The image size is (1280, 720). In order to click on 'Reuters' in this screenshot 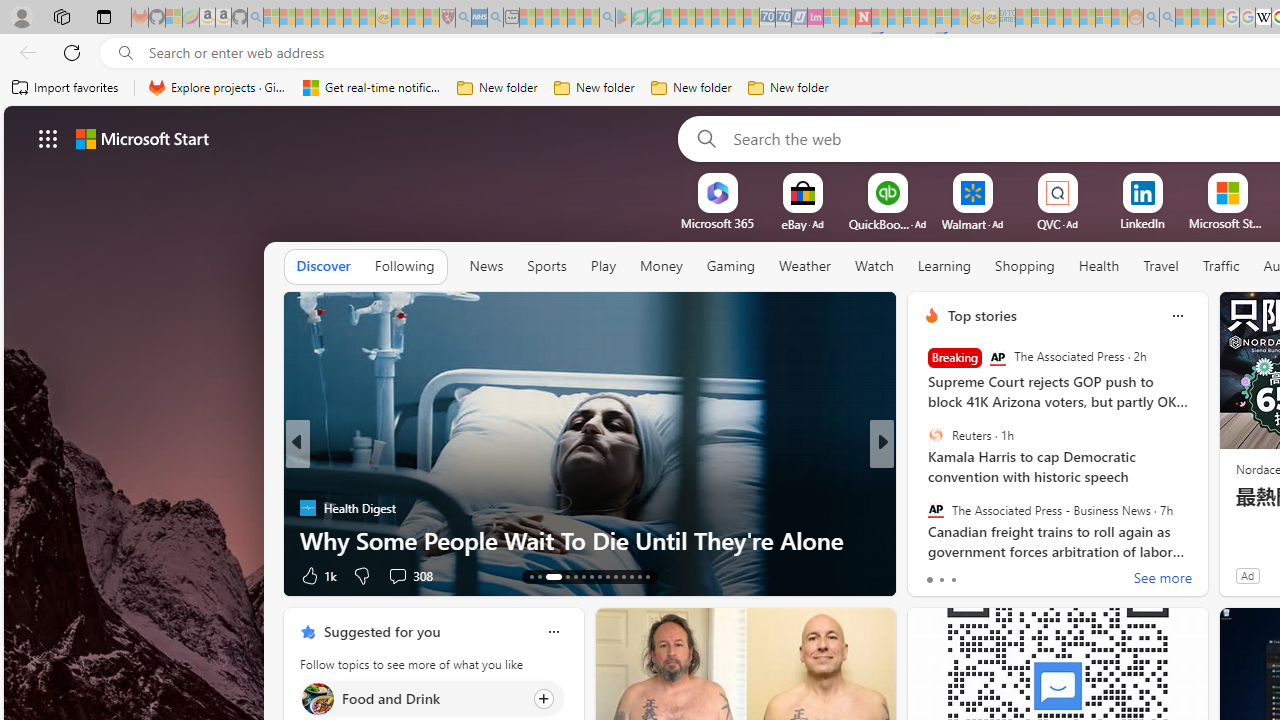, I will do `click(934, 434)`.